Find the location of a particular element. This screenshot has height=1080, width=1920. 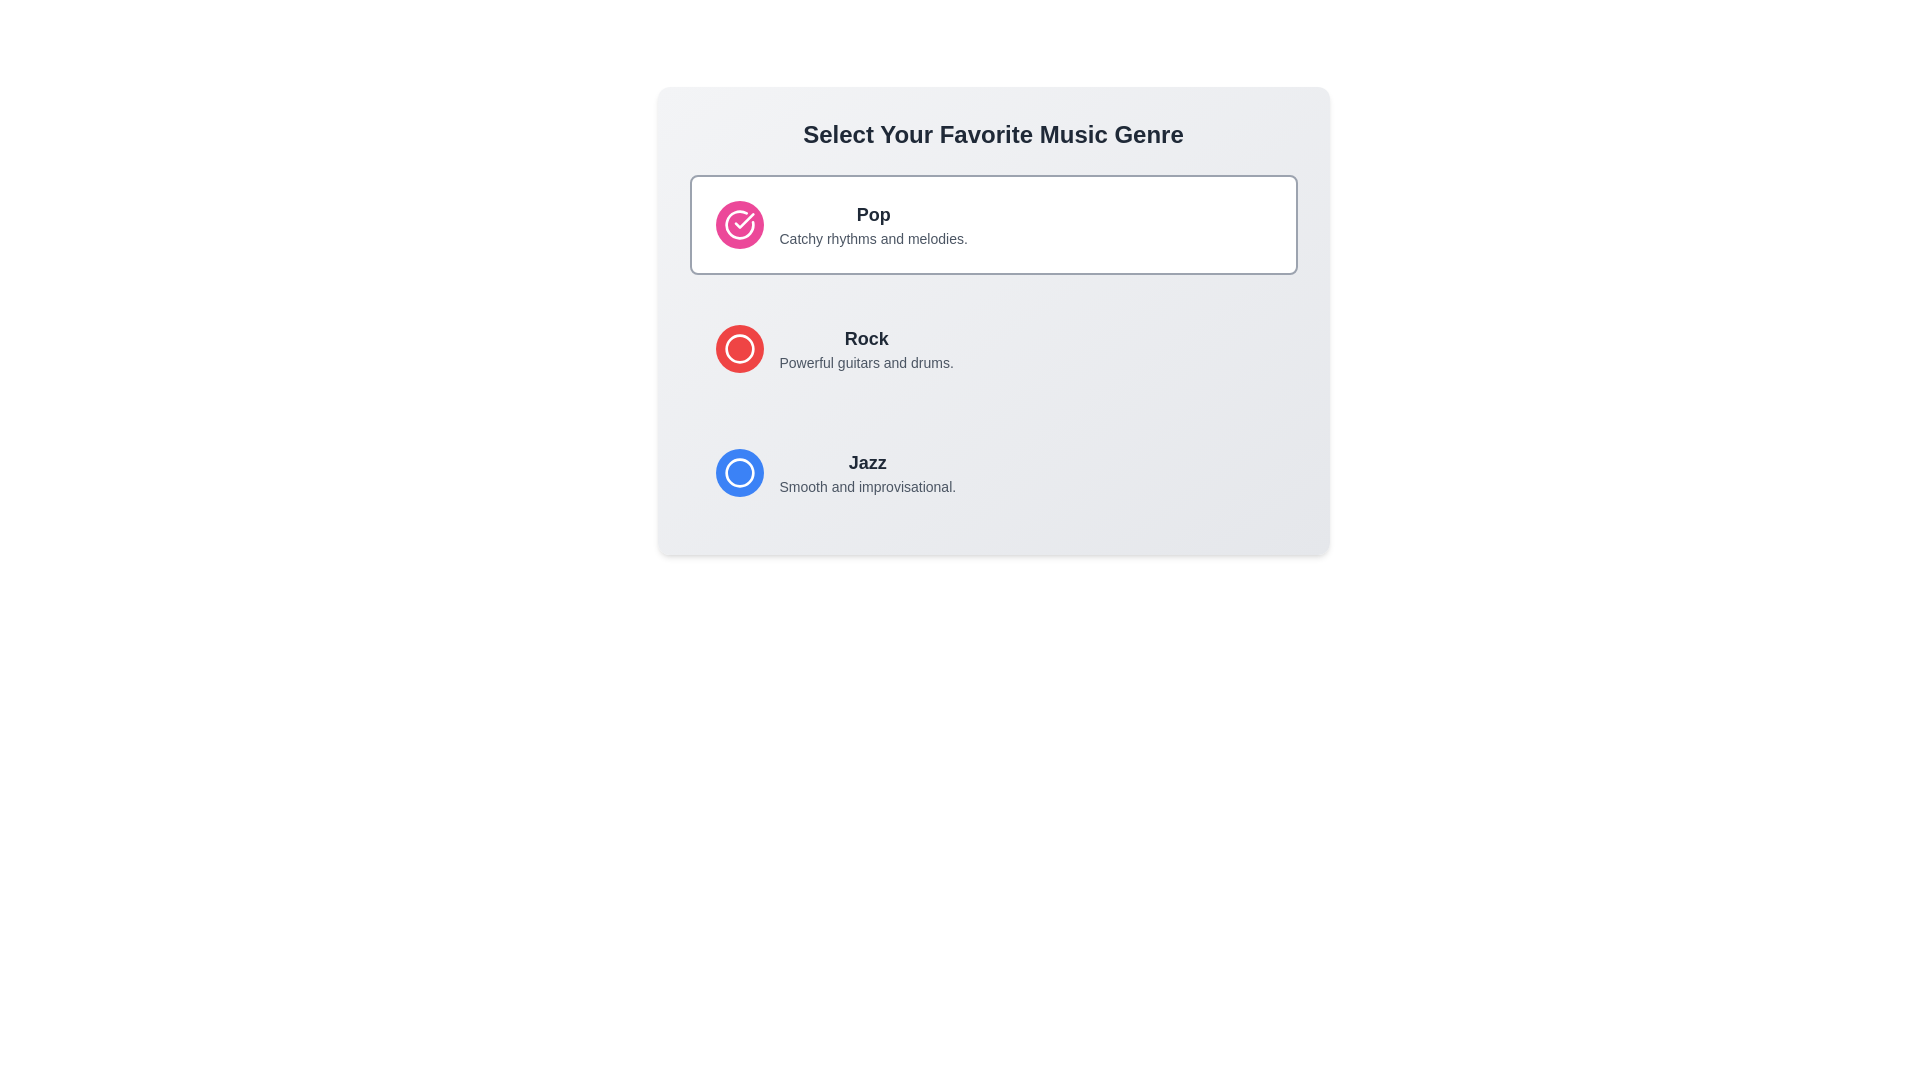

the composite text element displaying 'Rock' and its subtitle 'Powerful guitars and drums' is located at coordinates (866, 347).